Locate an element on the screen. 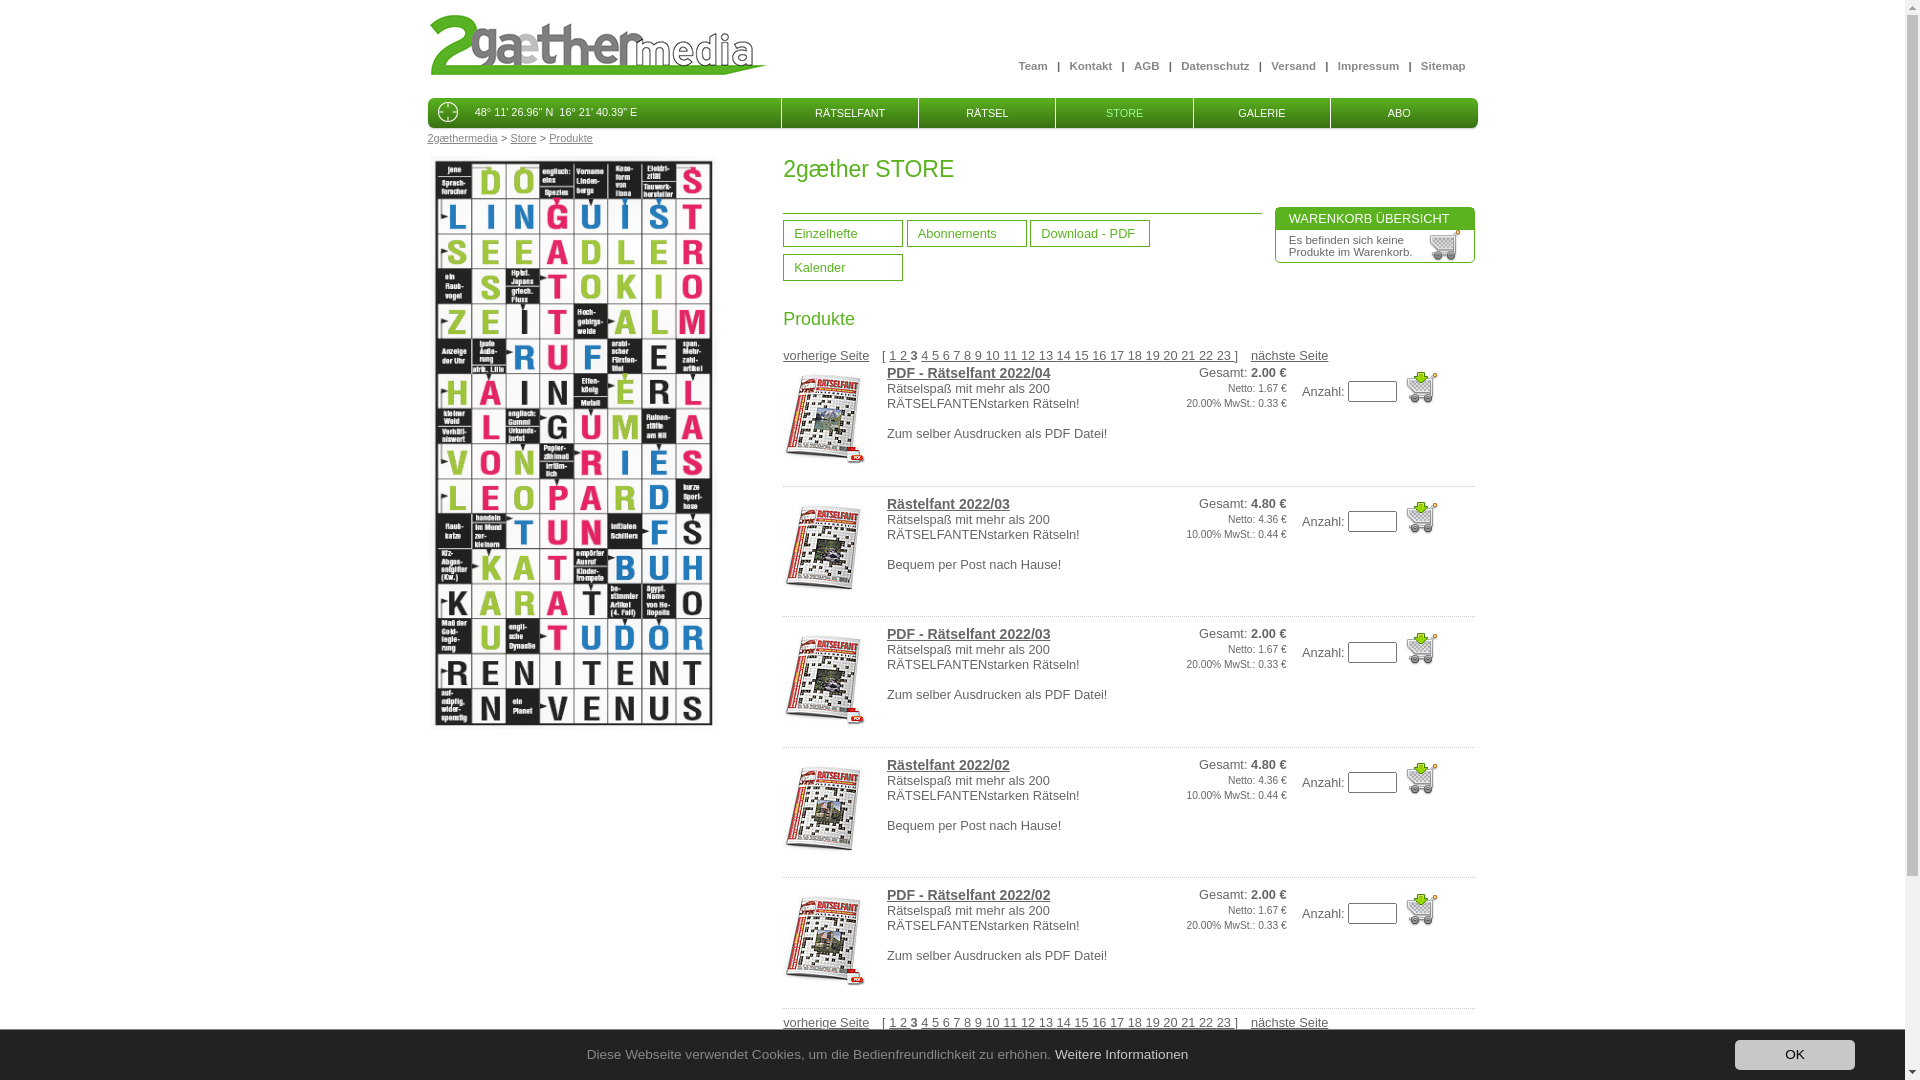 This screenshot has width=1920, height=1080. '5' is located at coordinates (936, 354).